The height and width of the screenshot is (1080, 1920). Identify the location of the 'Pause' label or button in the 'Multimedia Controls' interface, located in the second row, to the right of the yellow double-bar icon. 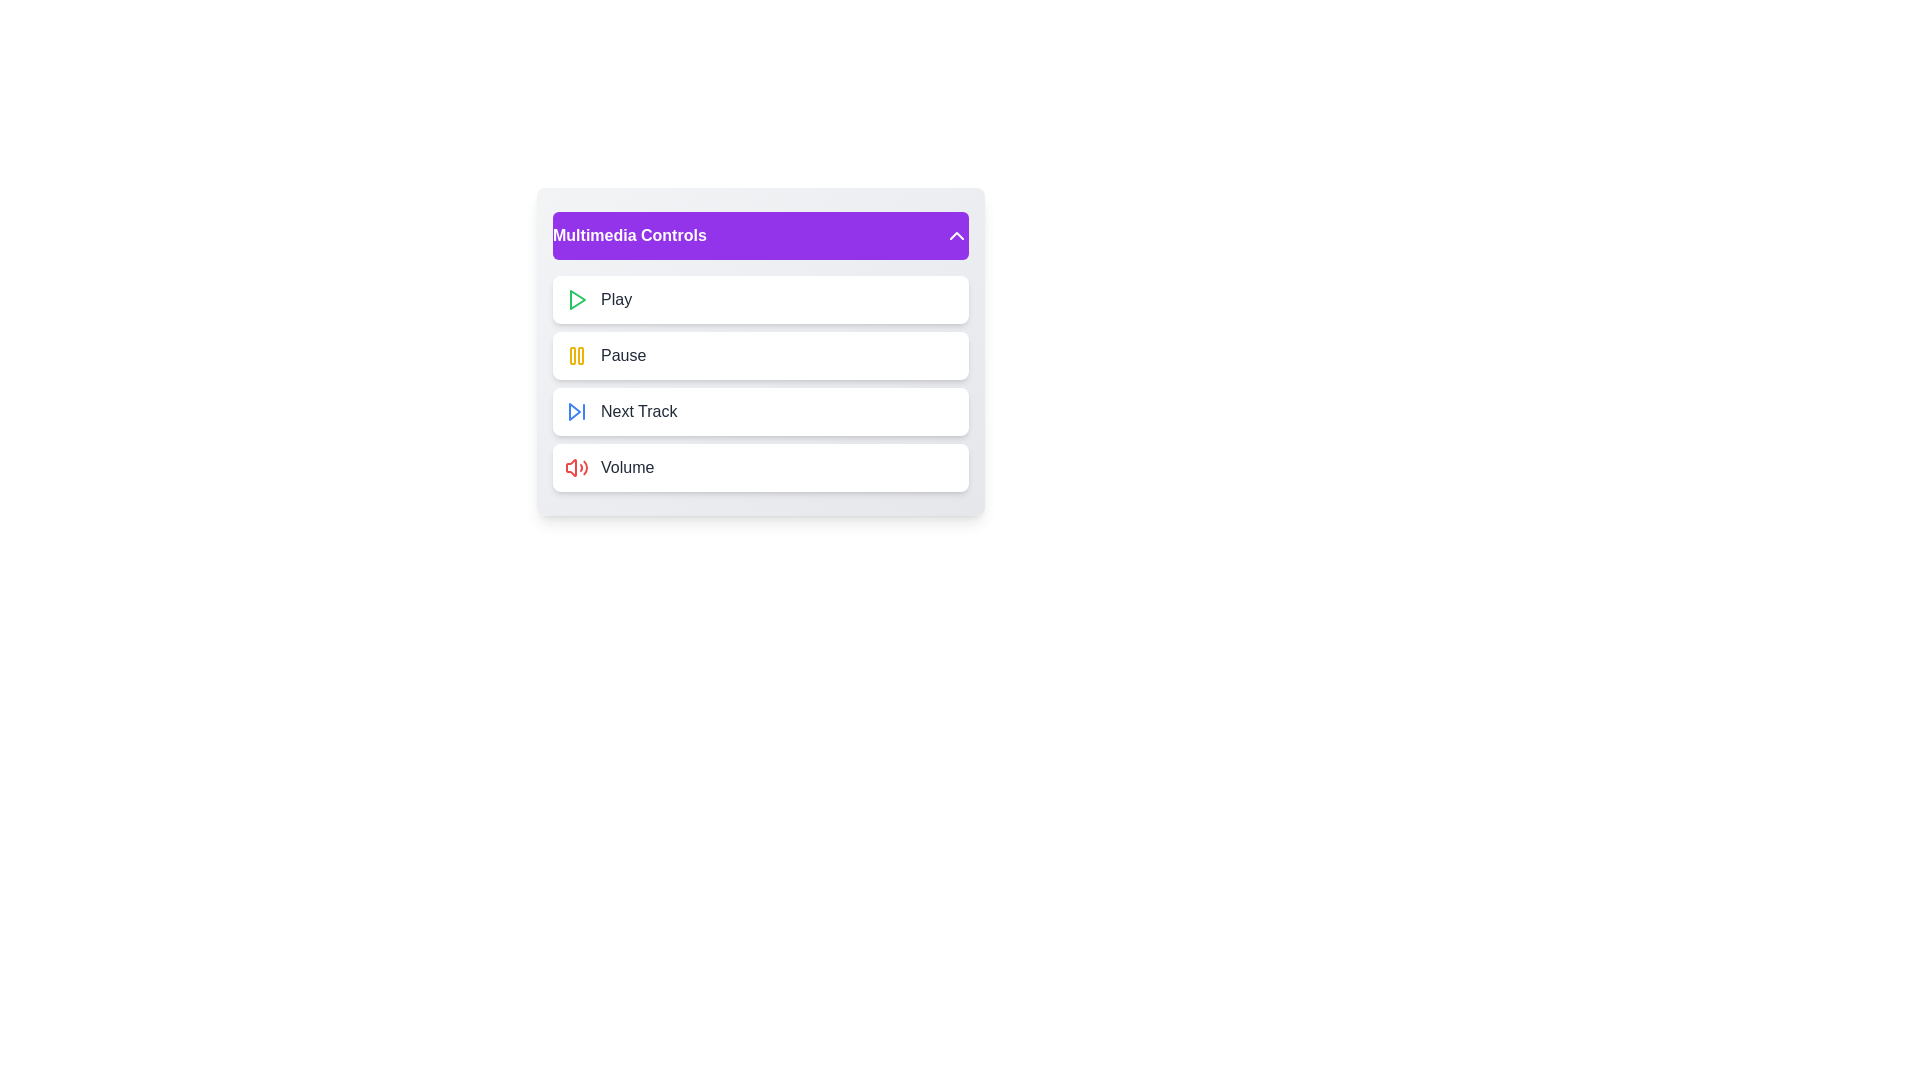
(622, 354).